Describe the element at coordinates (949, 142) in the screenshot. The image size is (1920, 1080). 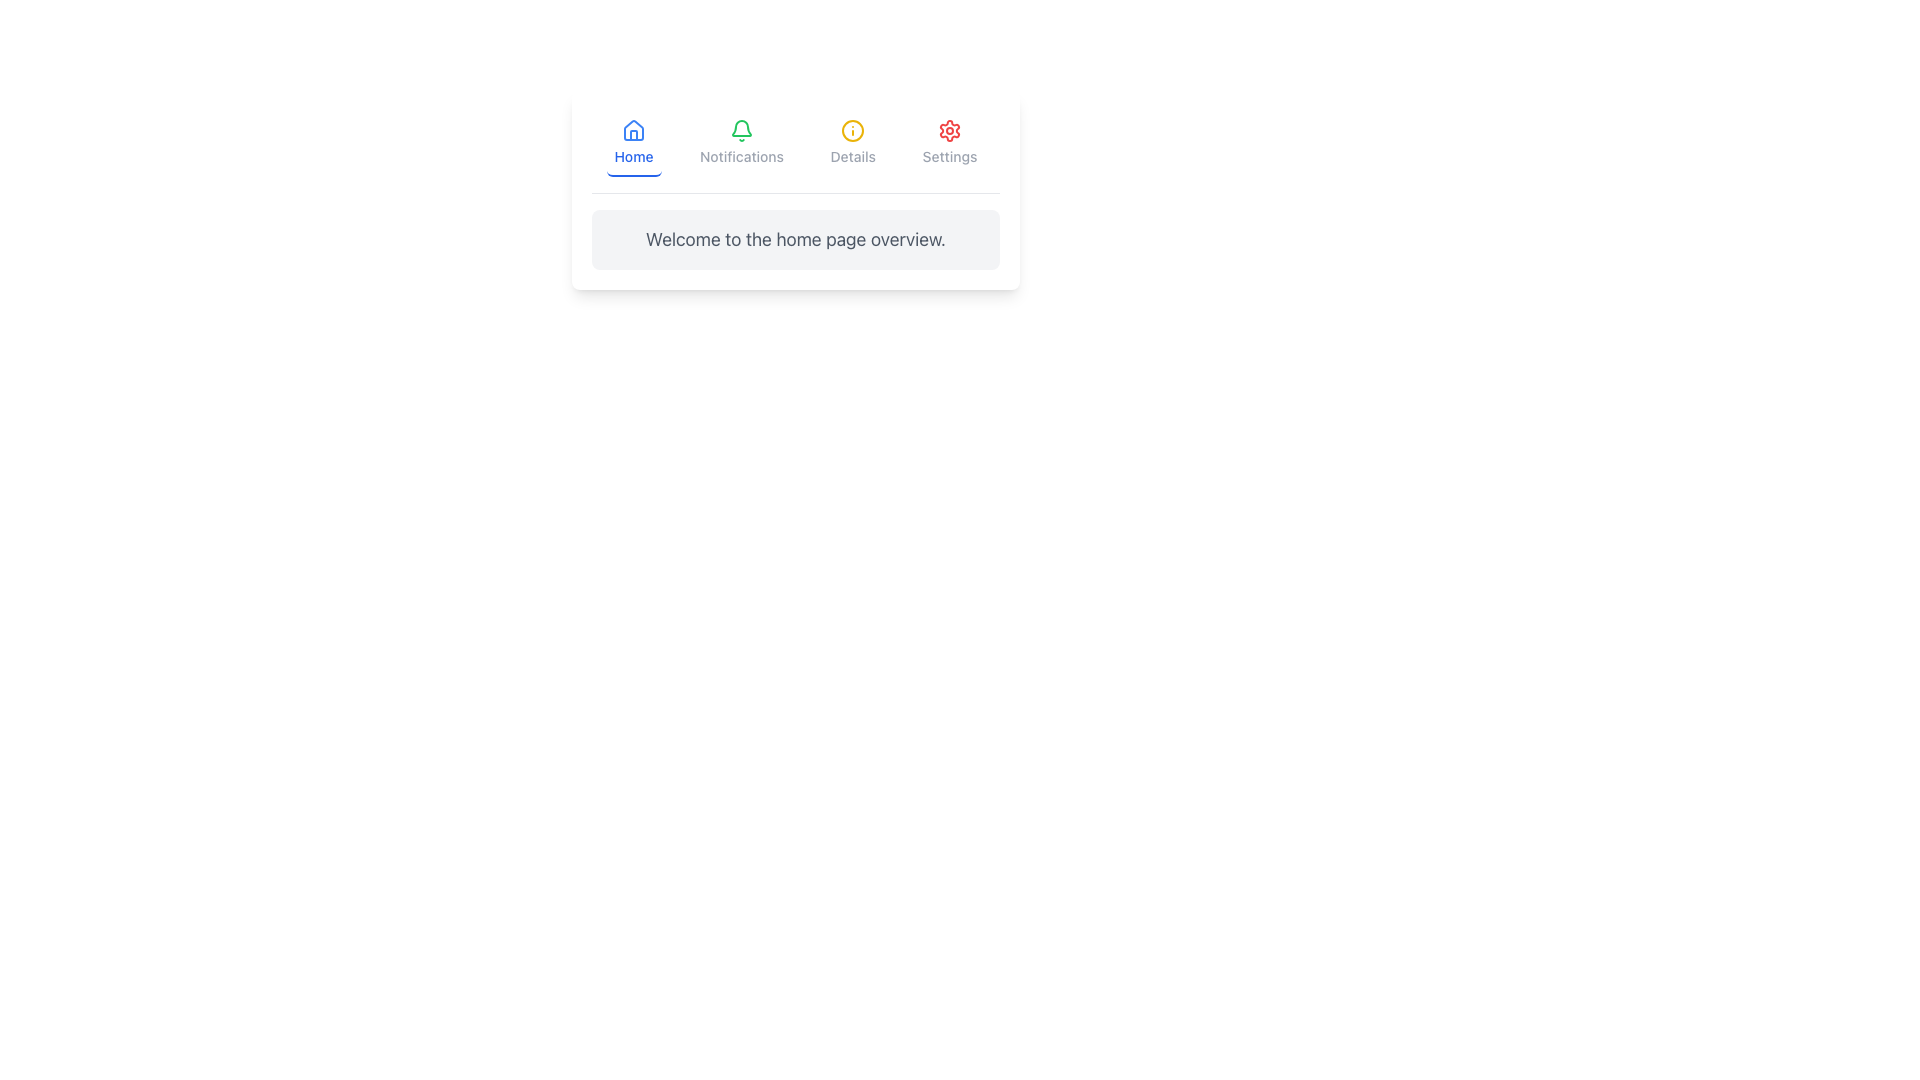
I see `the settings button, which is the fourth button in the horizontal navigation bar` at that location.